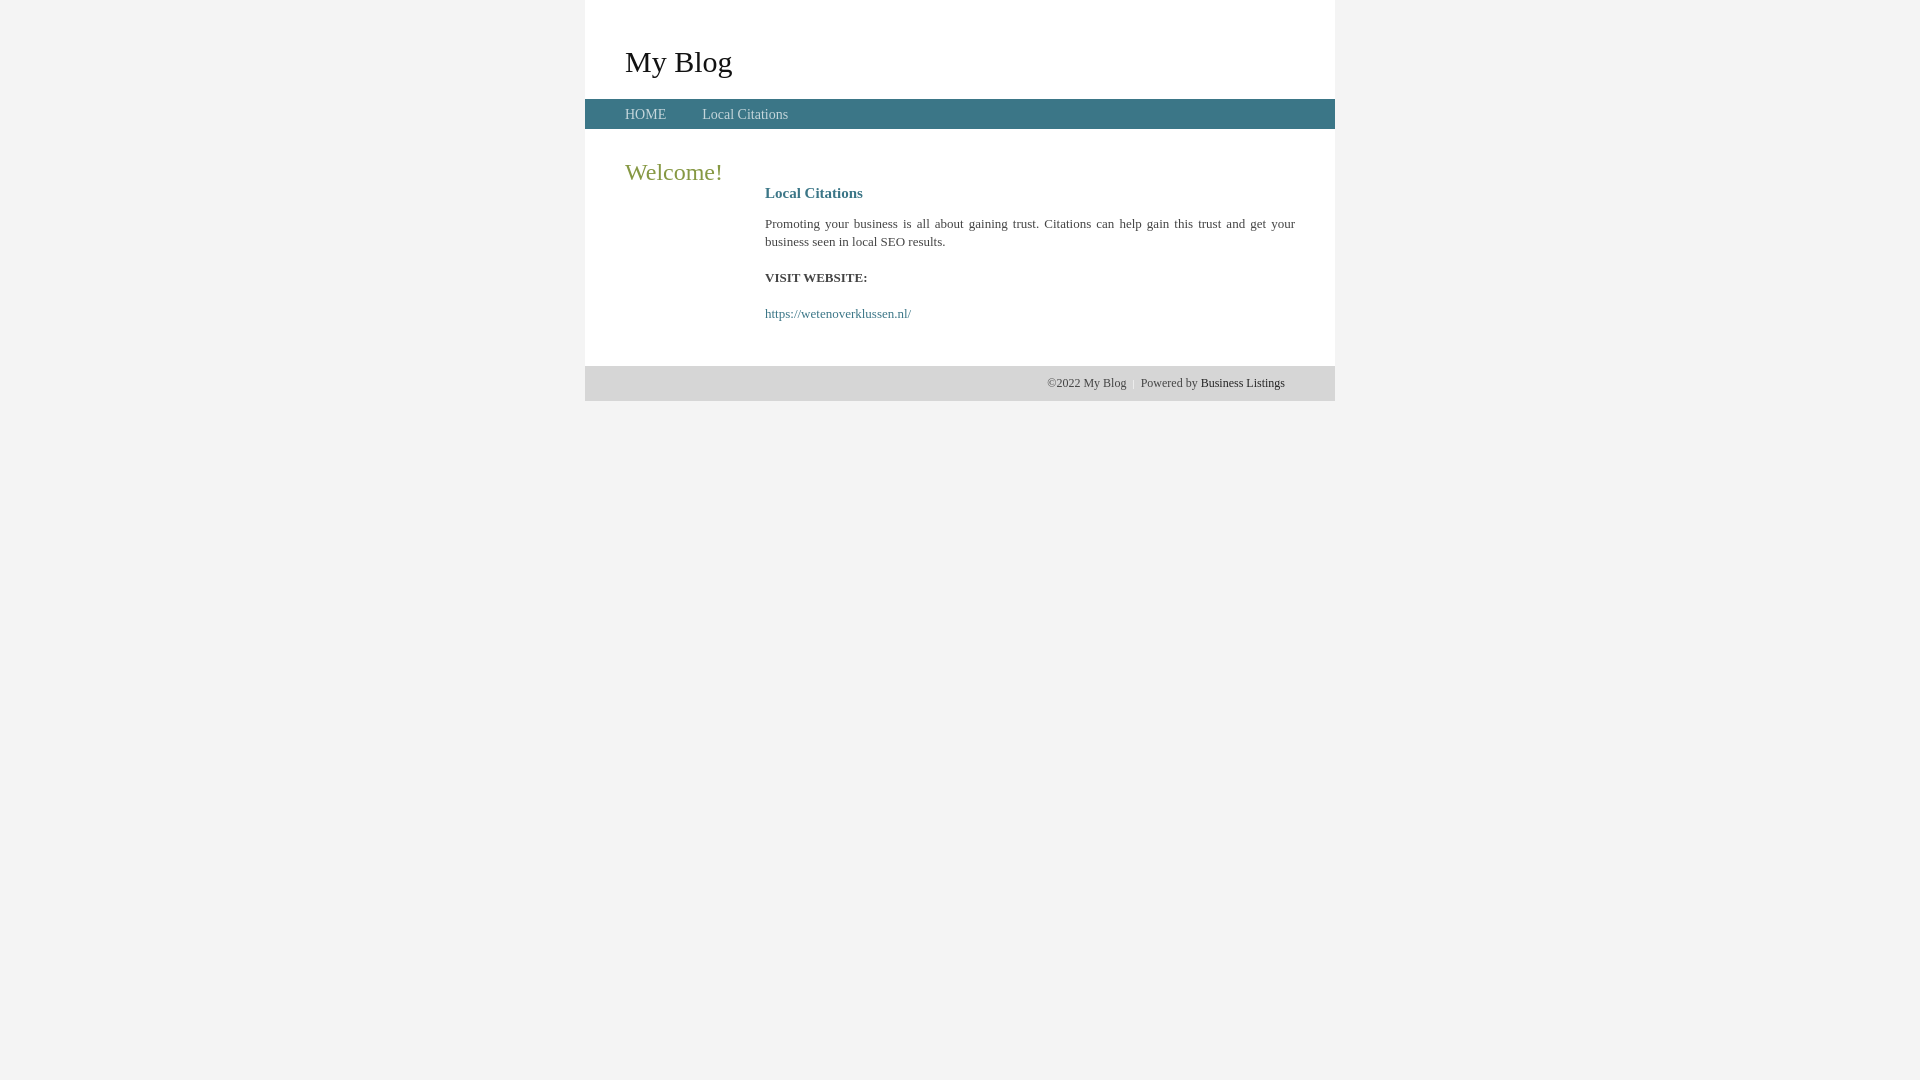 This screenshot has height=1080, width=1920. What do you see at coordinates (678, 60) in the screenshot?
I see `'My Blog'` at bounding box center [678, 60].